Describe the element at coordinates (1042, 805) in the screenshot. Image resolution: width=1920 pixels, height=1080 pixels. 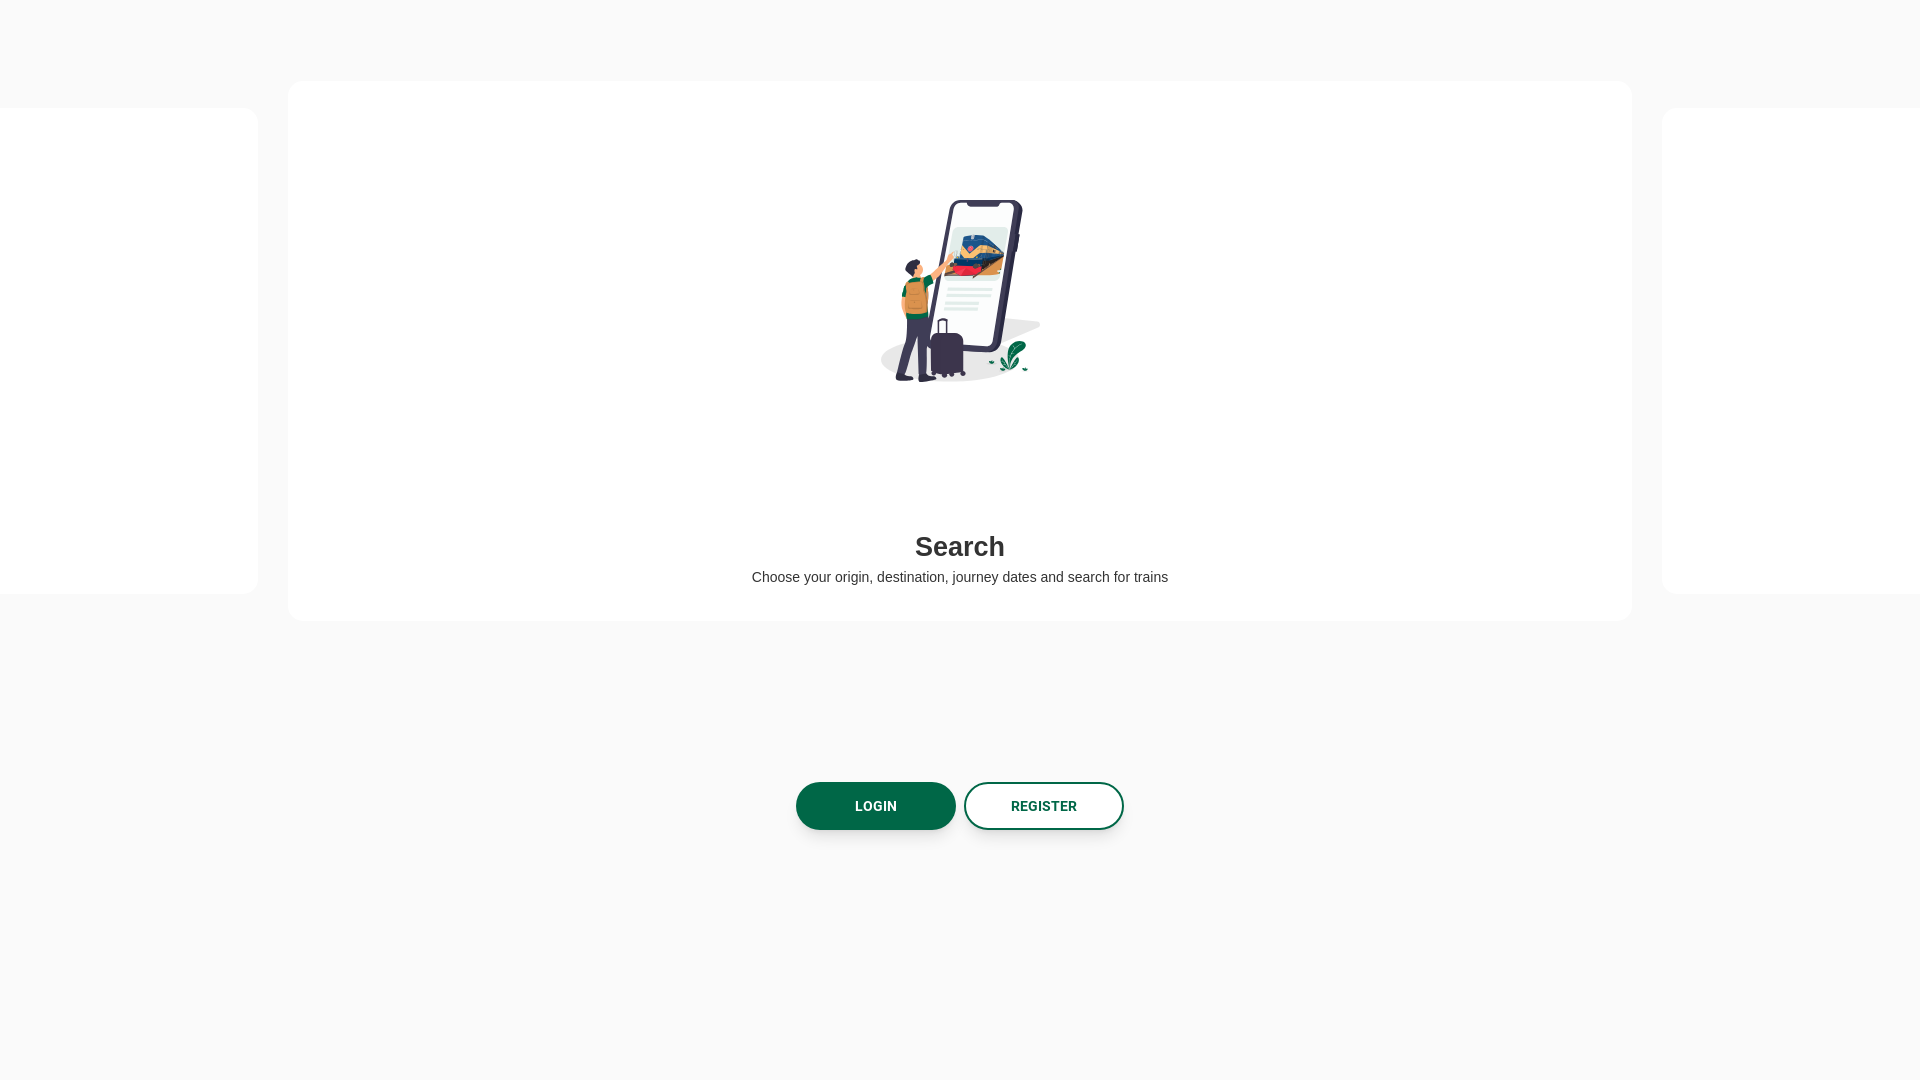
I see `'REGISTER'` at that location.